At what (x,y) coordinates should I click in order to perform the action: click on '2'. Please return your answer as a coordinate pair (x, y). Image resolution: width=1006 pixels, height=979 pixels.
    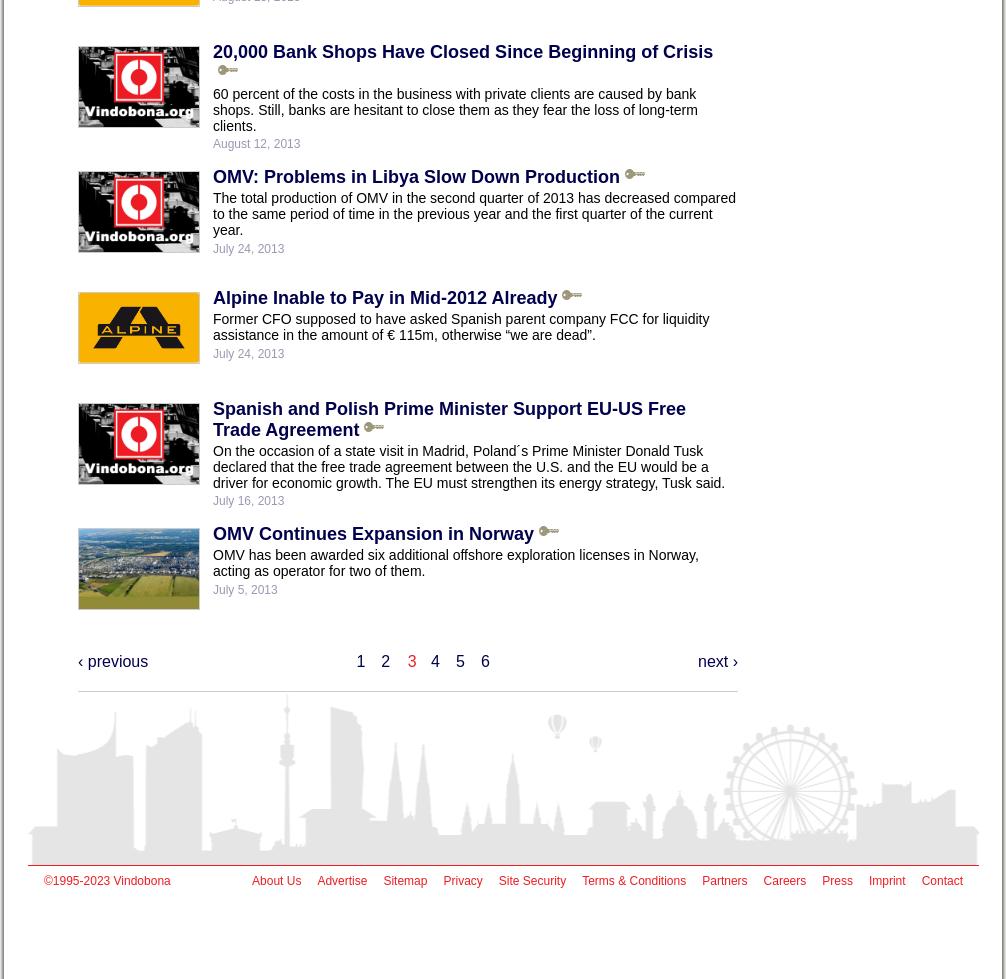
    Looking at the image, I should click on (384, 660).